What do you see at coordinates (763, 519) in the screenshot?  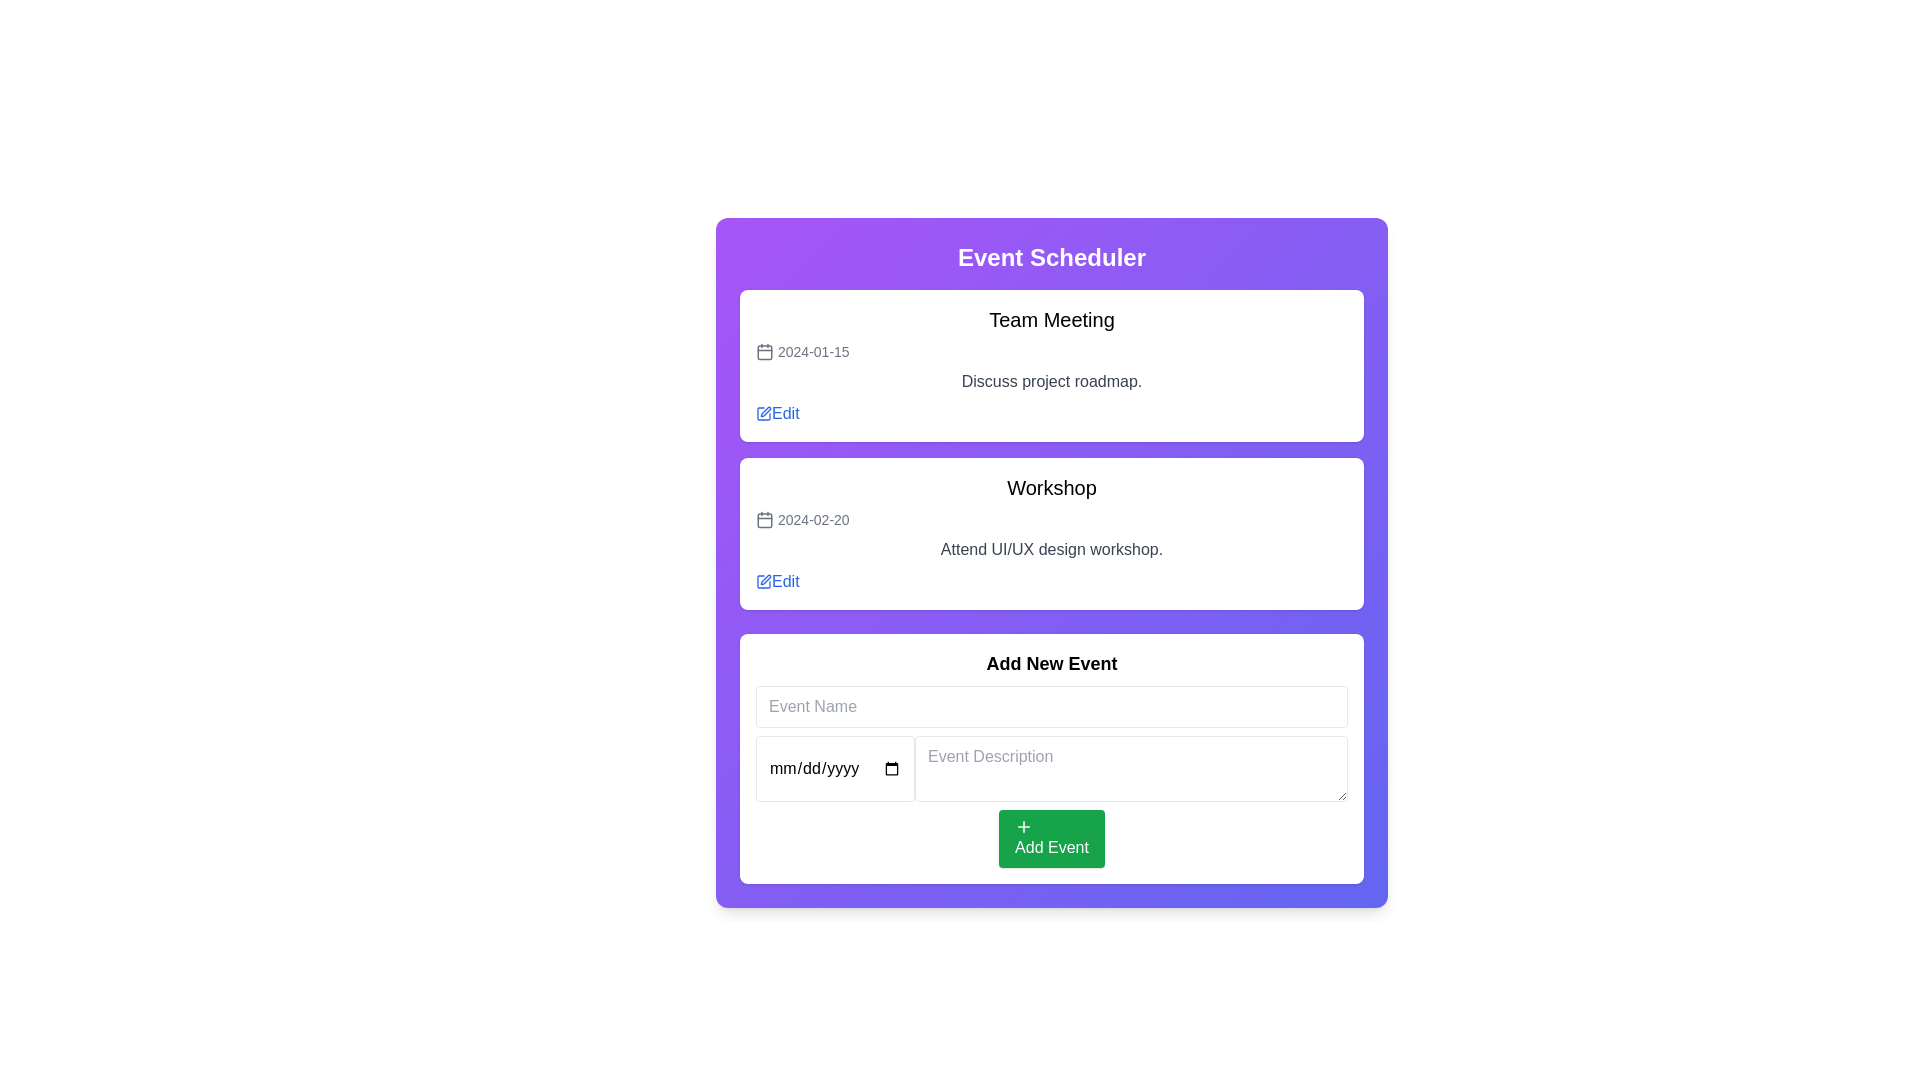 I see `the calendar icon located in the 'Workshop' section of the event scheduler layout, situated to the left of the date '2024-02-20', to perform event actions` at bounding box center [763, 519].